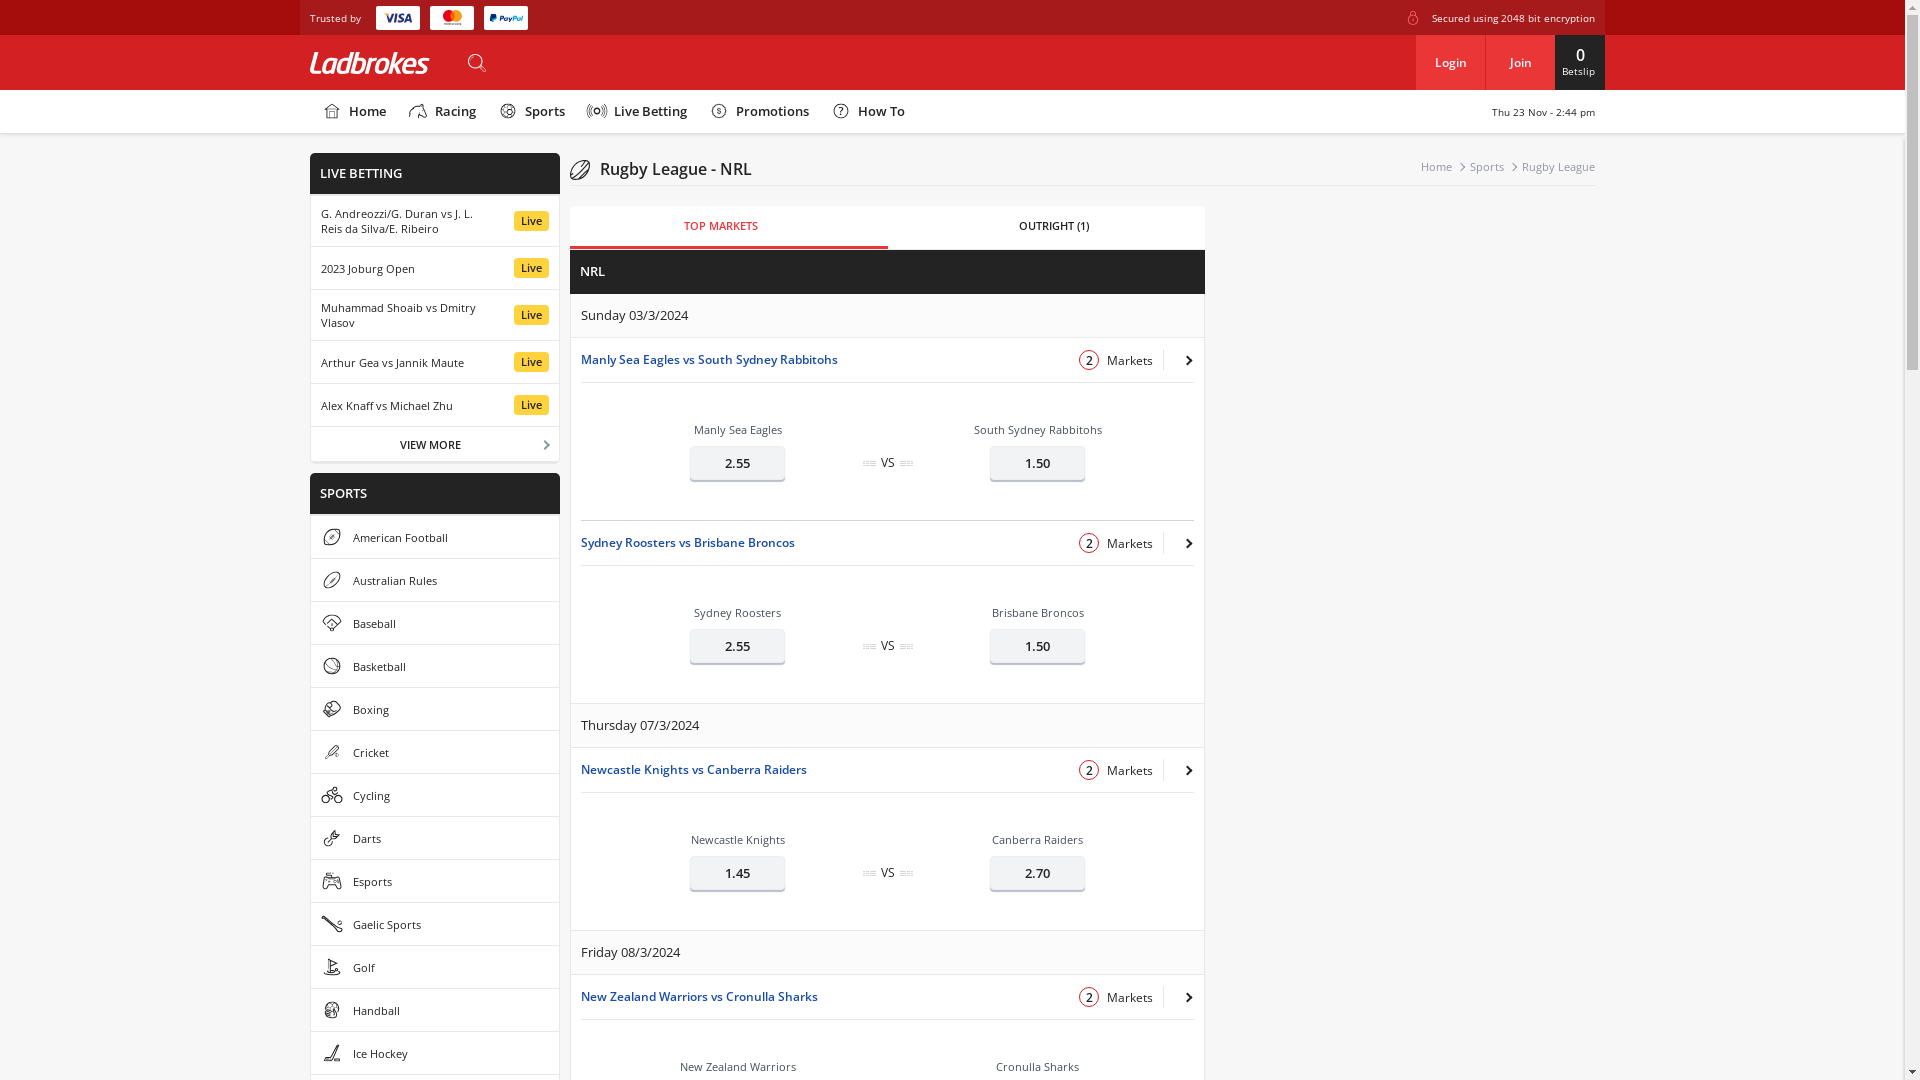 The image size is (1920, 1080). Describe the element at coordinates (309, 111) in the screenshot. I see `'Home'` at that location.